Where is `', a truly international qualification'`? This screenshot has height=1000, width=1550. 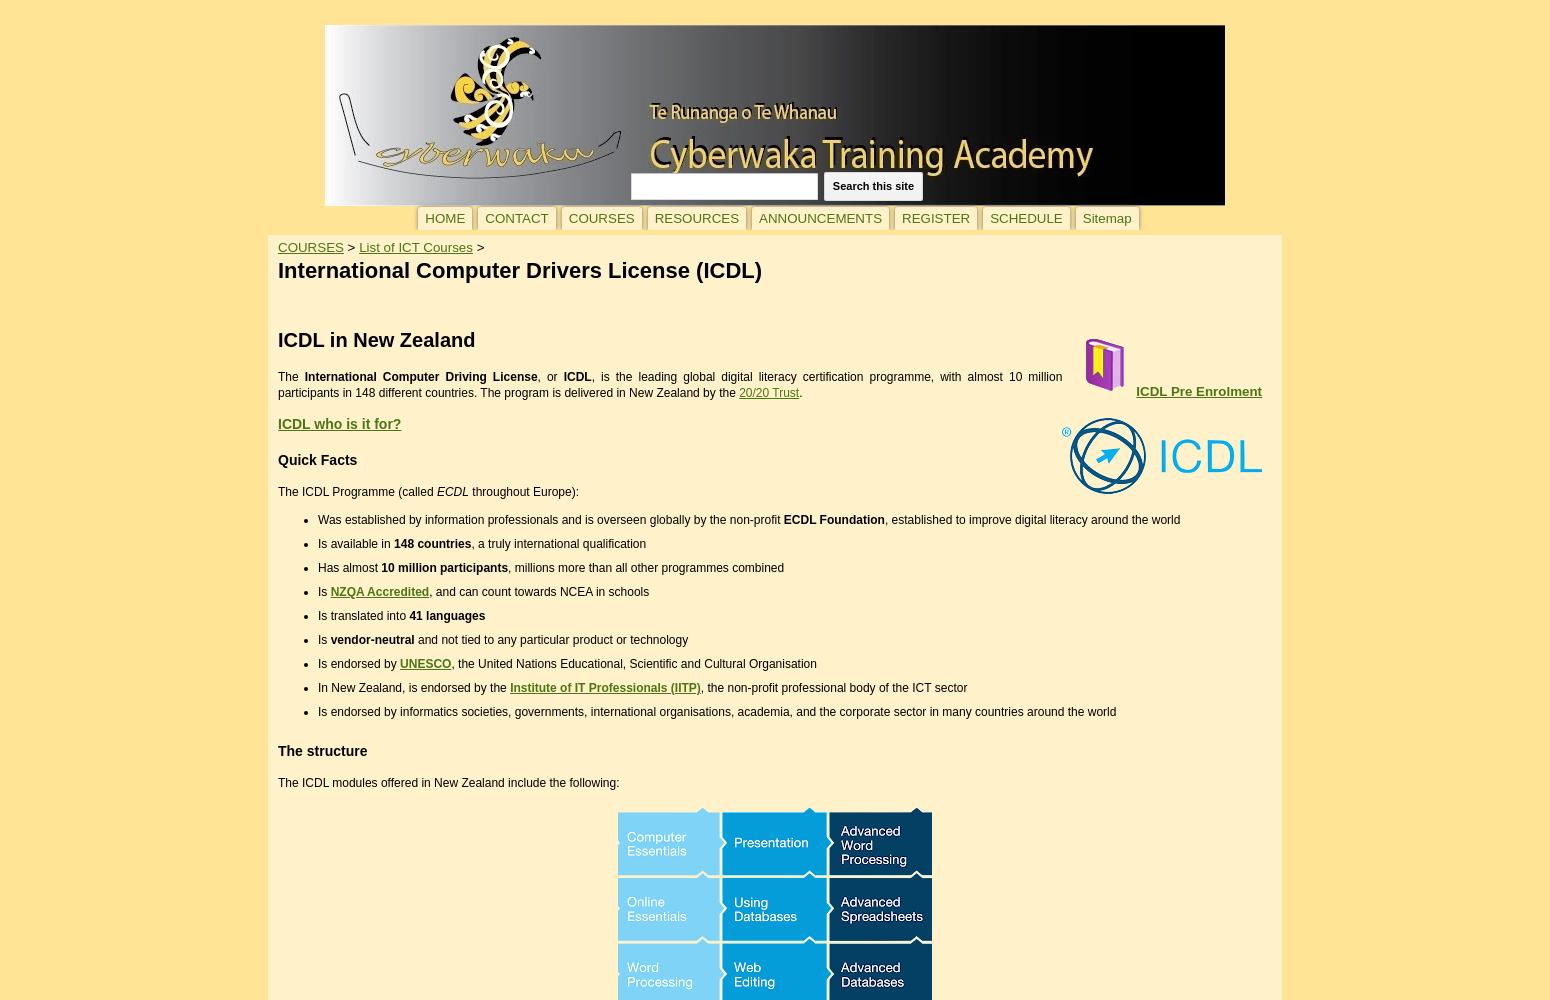 ', a truly international qualification' is located at coordinates (558, 543).